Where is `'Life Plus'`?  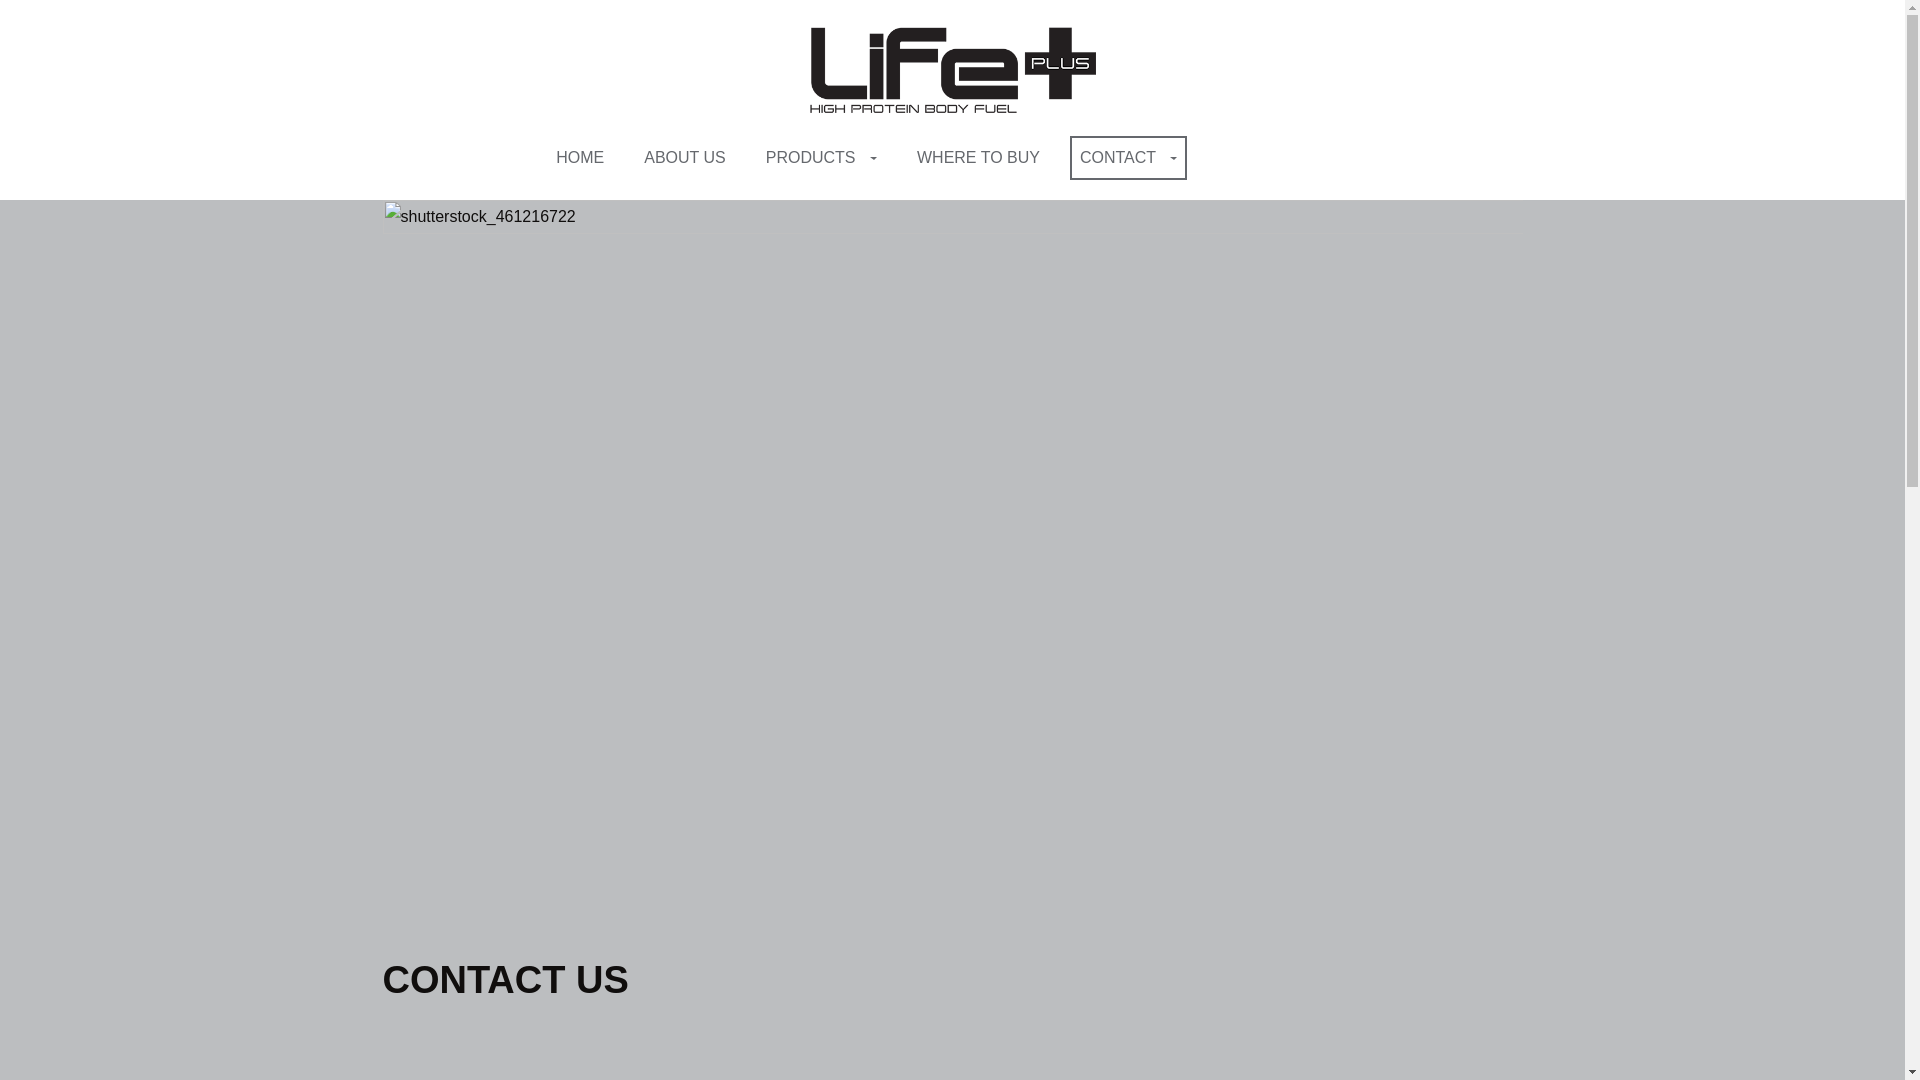
'Life Plus' is located at coordinates (950, 67).